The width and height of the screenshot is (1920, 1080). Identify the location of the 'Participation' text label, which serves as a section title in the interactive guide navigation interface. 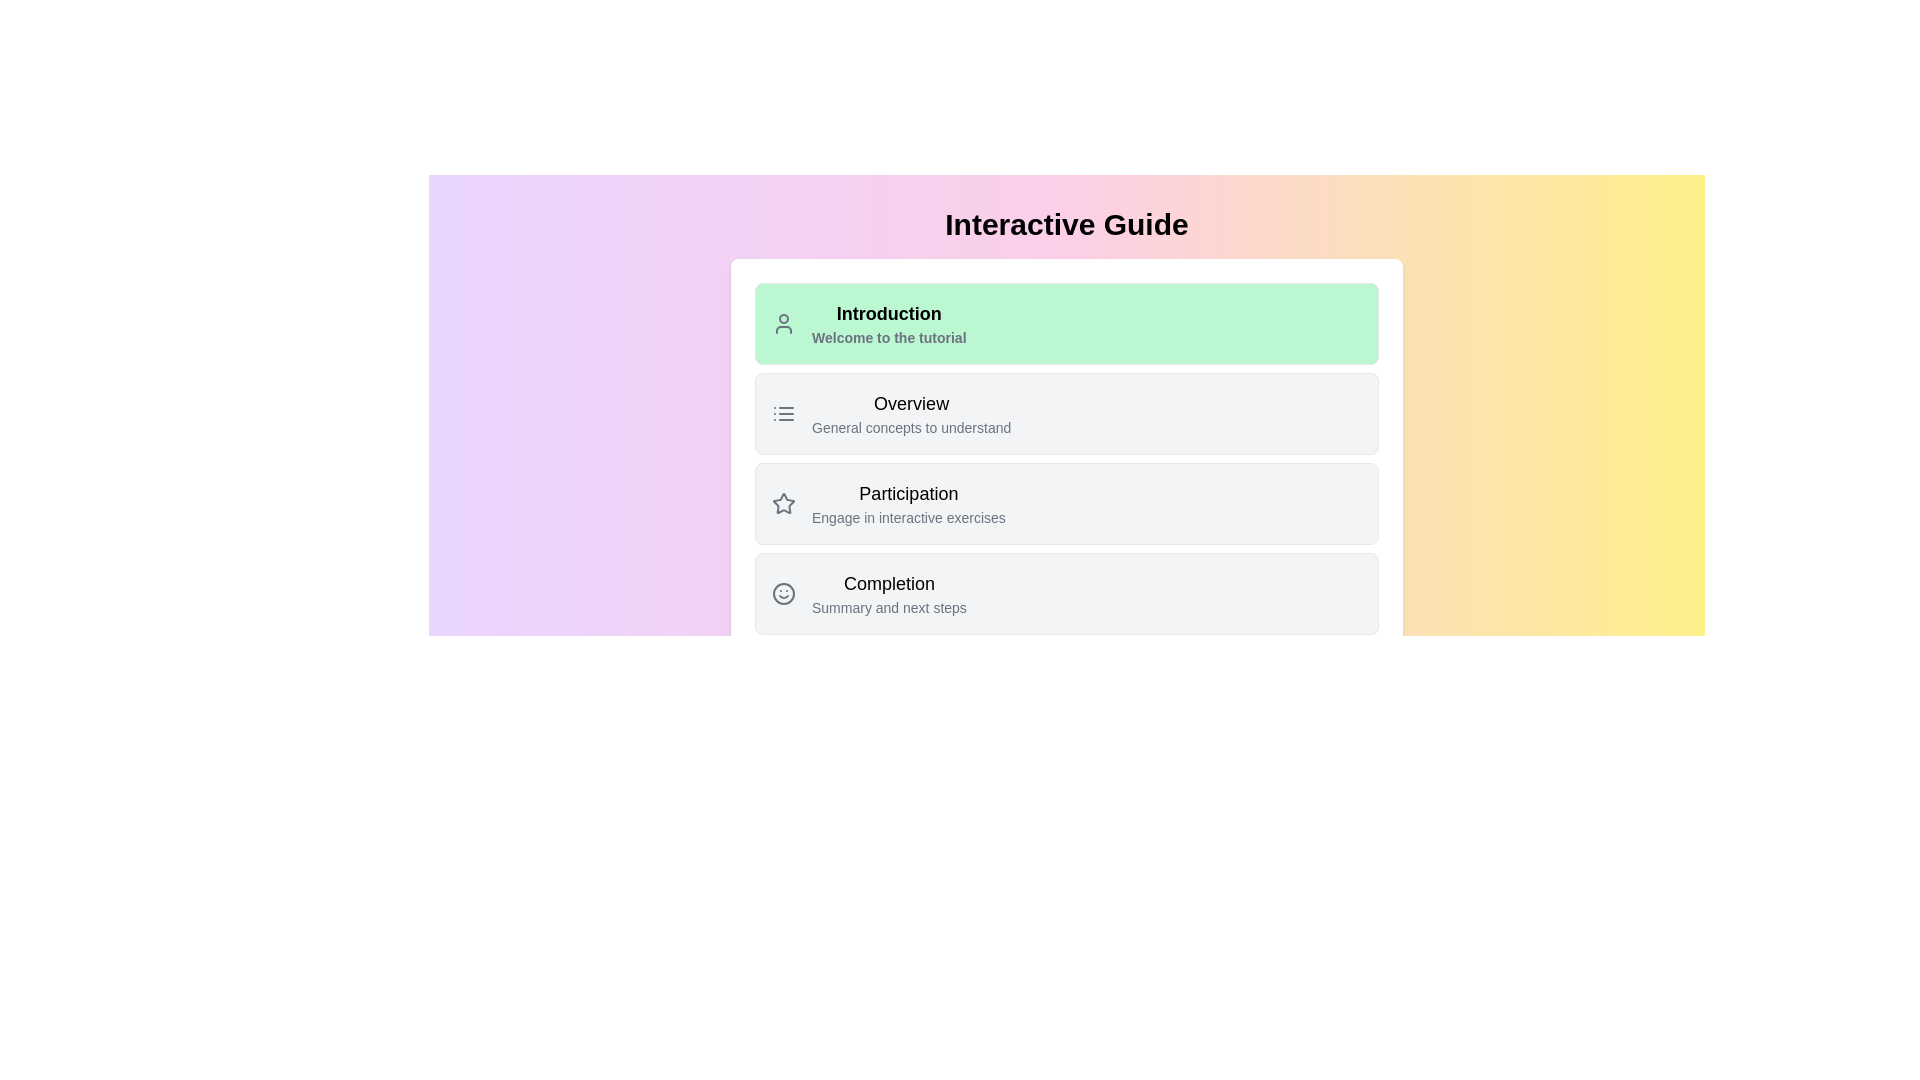
(907, 493).